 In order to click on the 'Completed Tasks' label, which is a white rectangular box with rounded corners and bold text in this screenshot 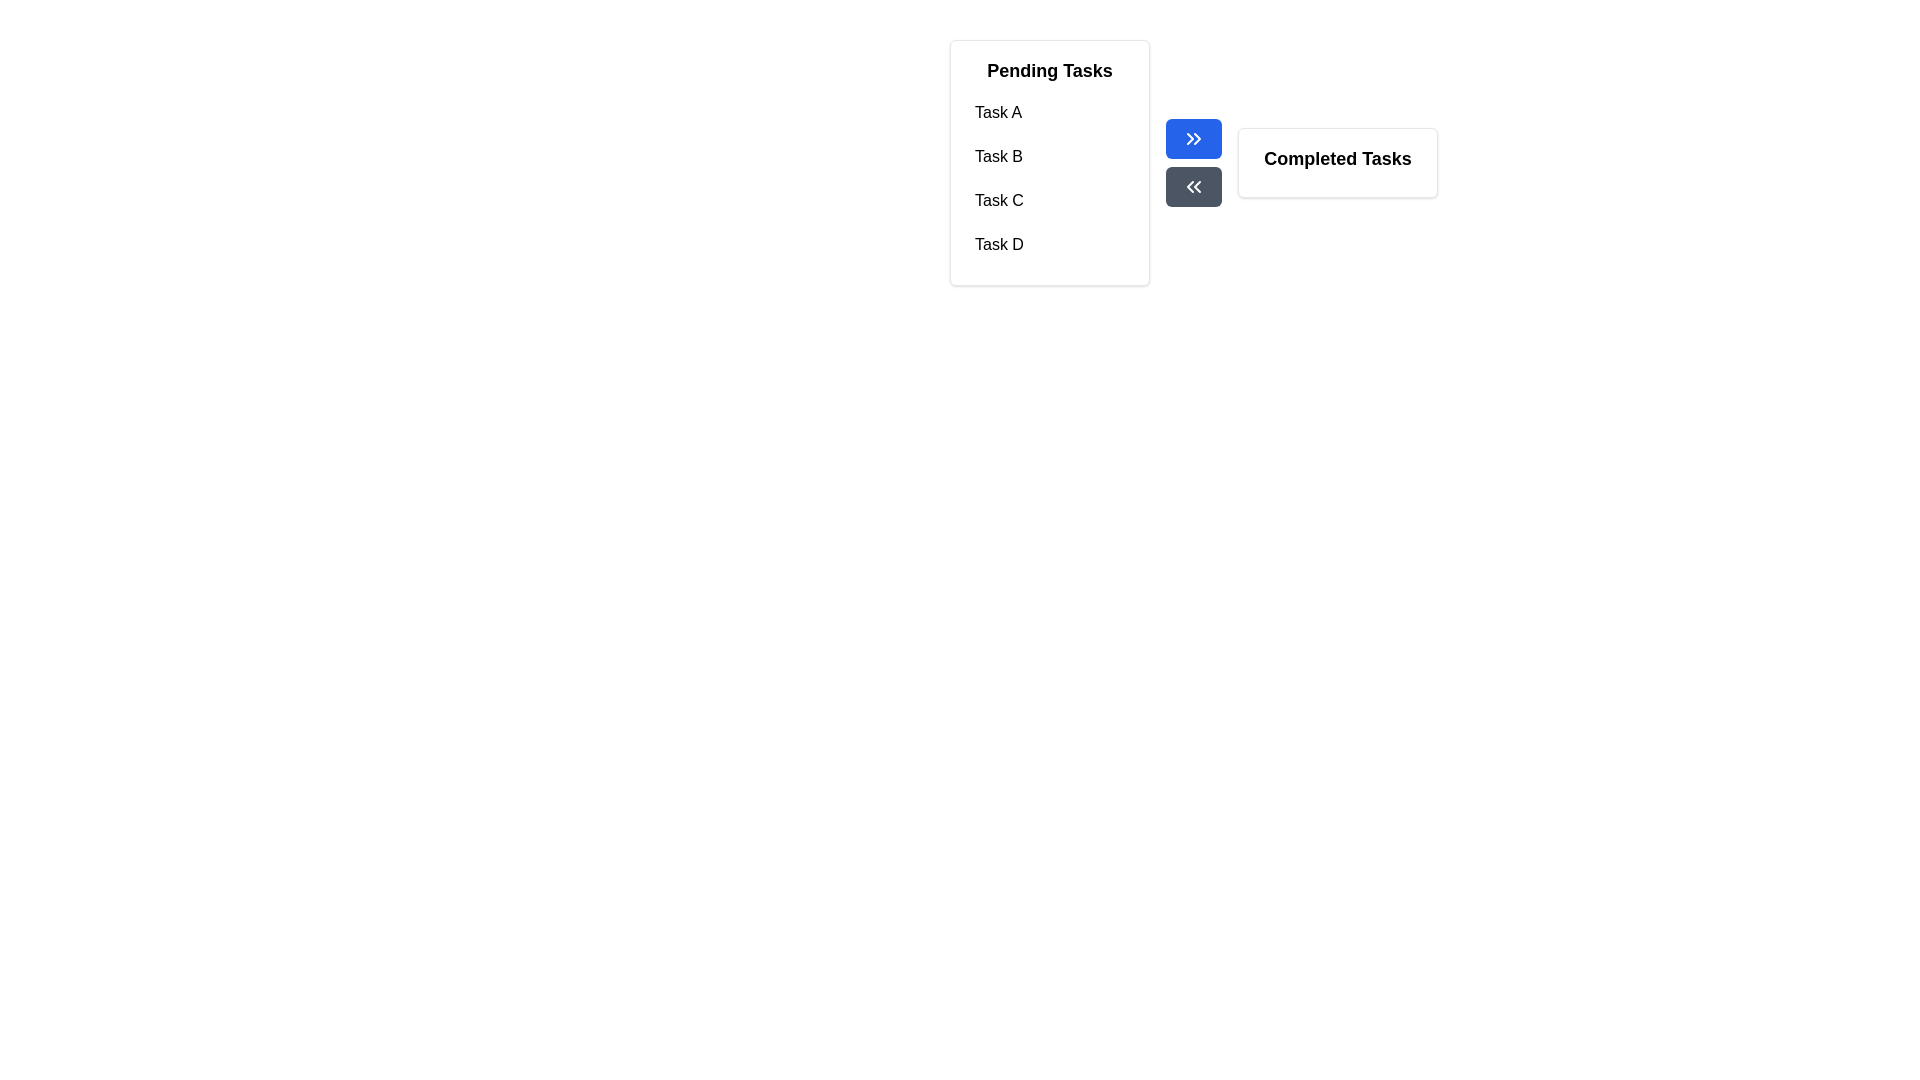, I will do `click(1338, 161)`.